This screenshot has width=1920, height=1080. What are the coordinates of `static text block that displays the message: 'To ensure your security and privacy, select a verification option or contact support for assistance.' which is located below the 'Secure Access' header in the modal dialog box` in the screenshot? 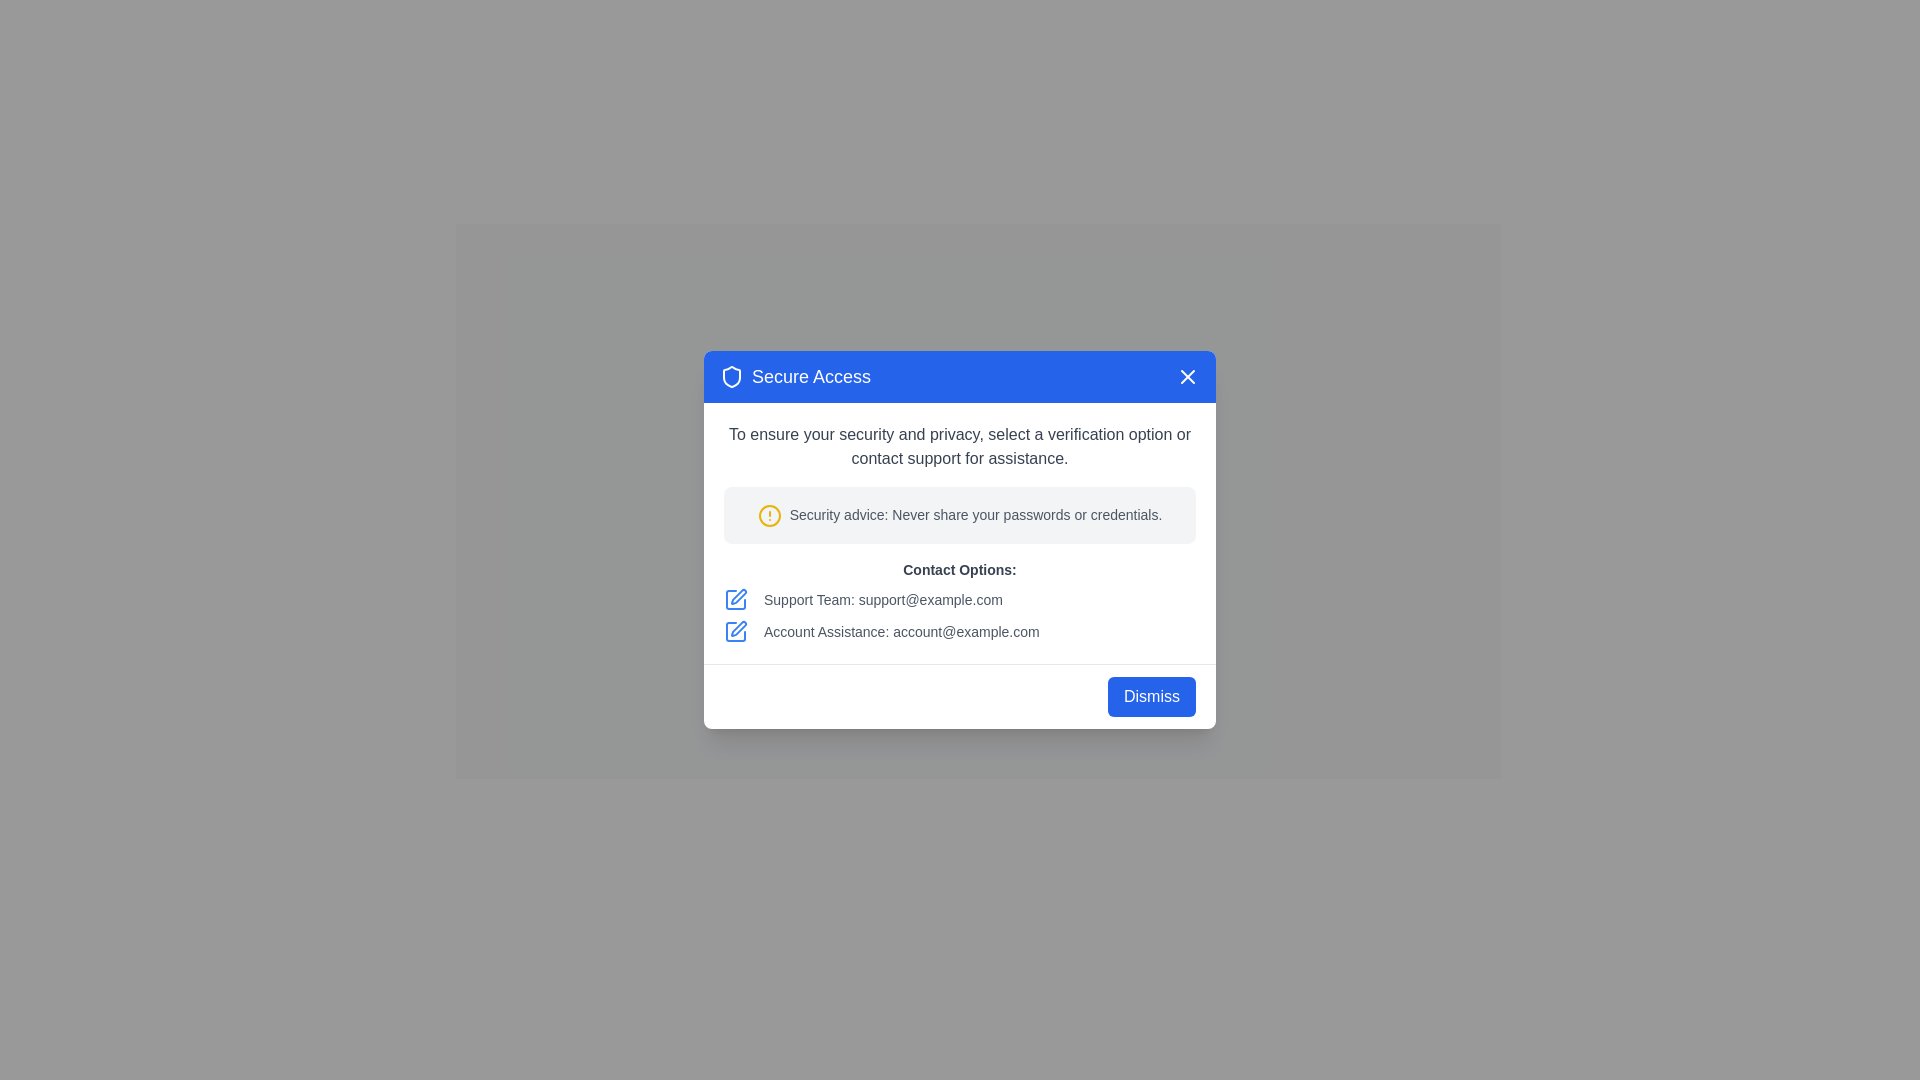 It's located at (960, 446).